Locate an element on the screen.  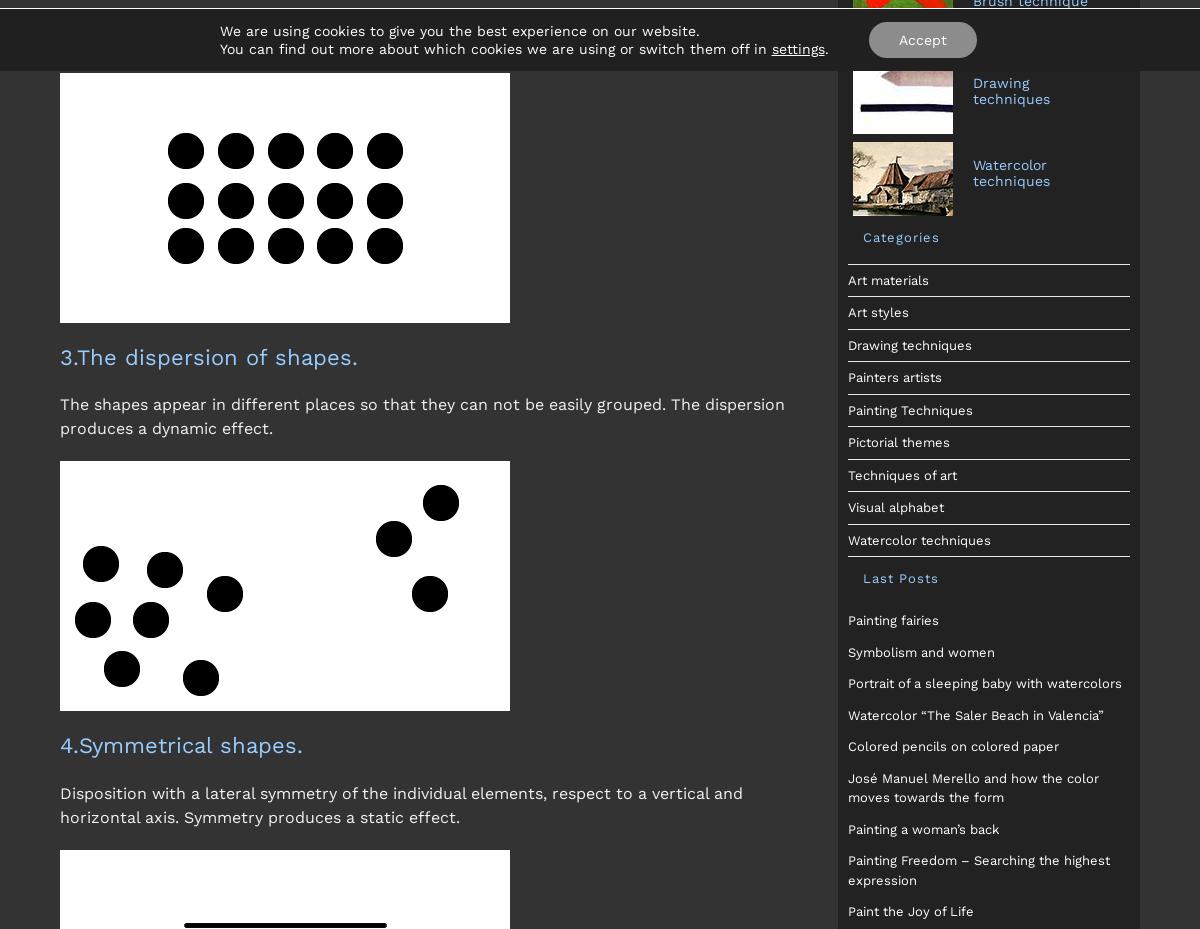
'José Manuel Merello and how the color moves towards the form' is located at coordinates (972, 786).